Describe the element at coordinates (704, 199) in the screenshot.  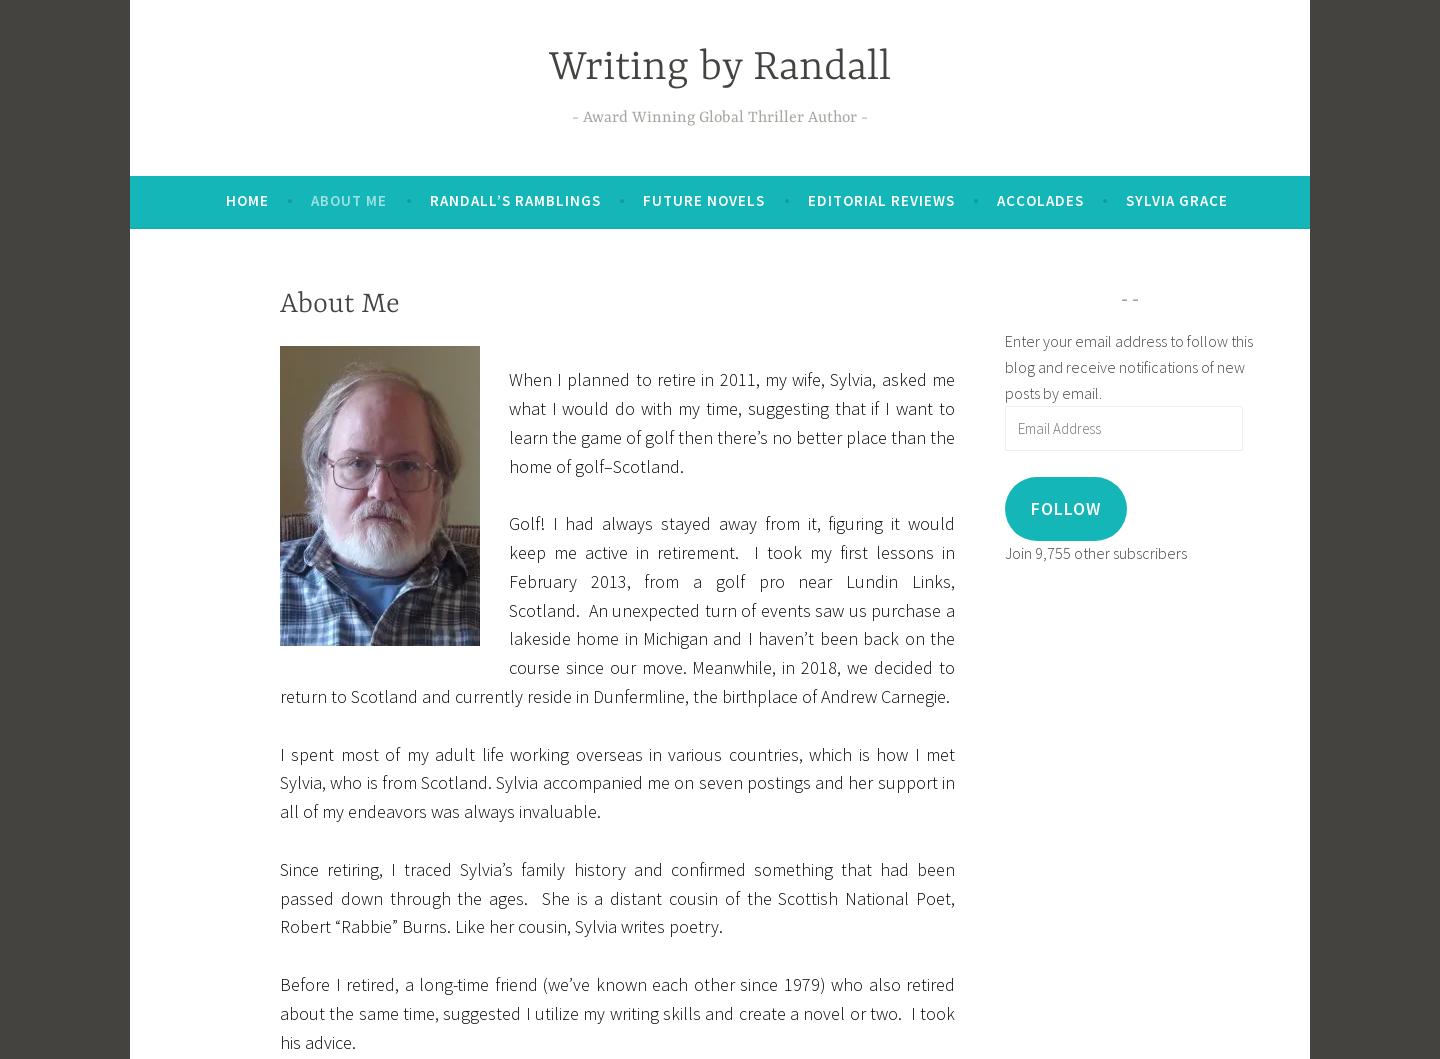
I see `'Future Novels'` at that location.